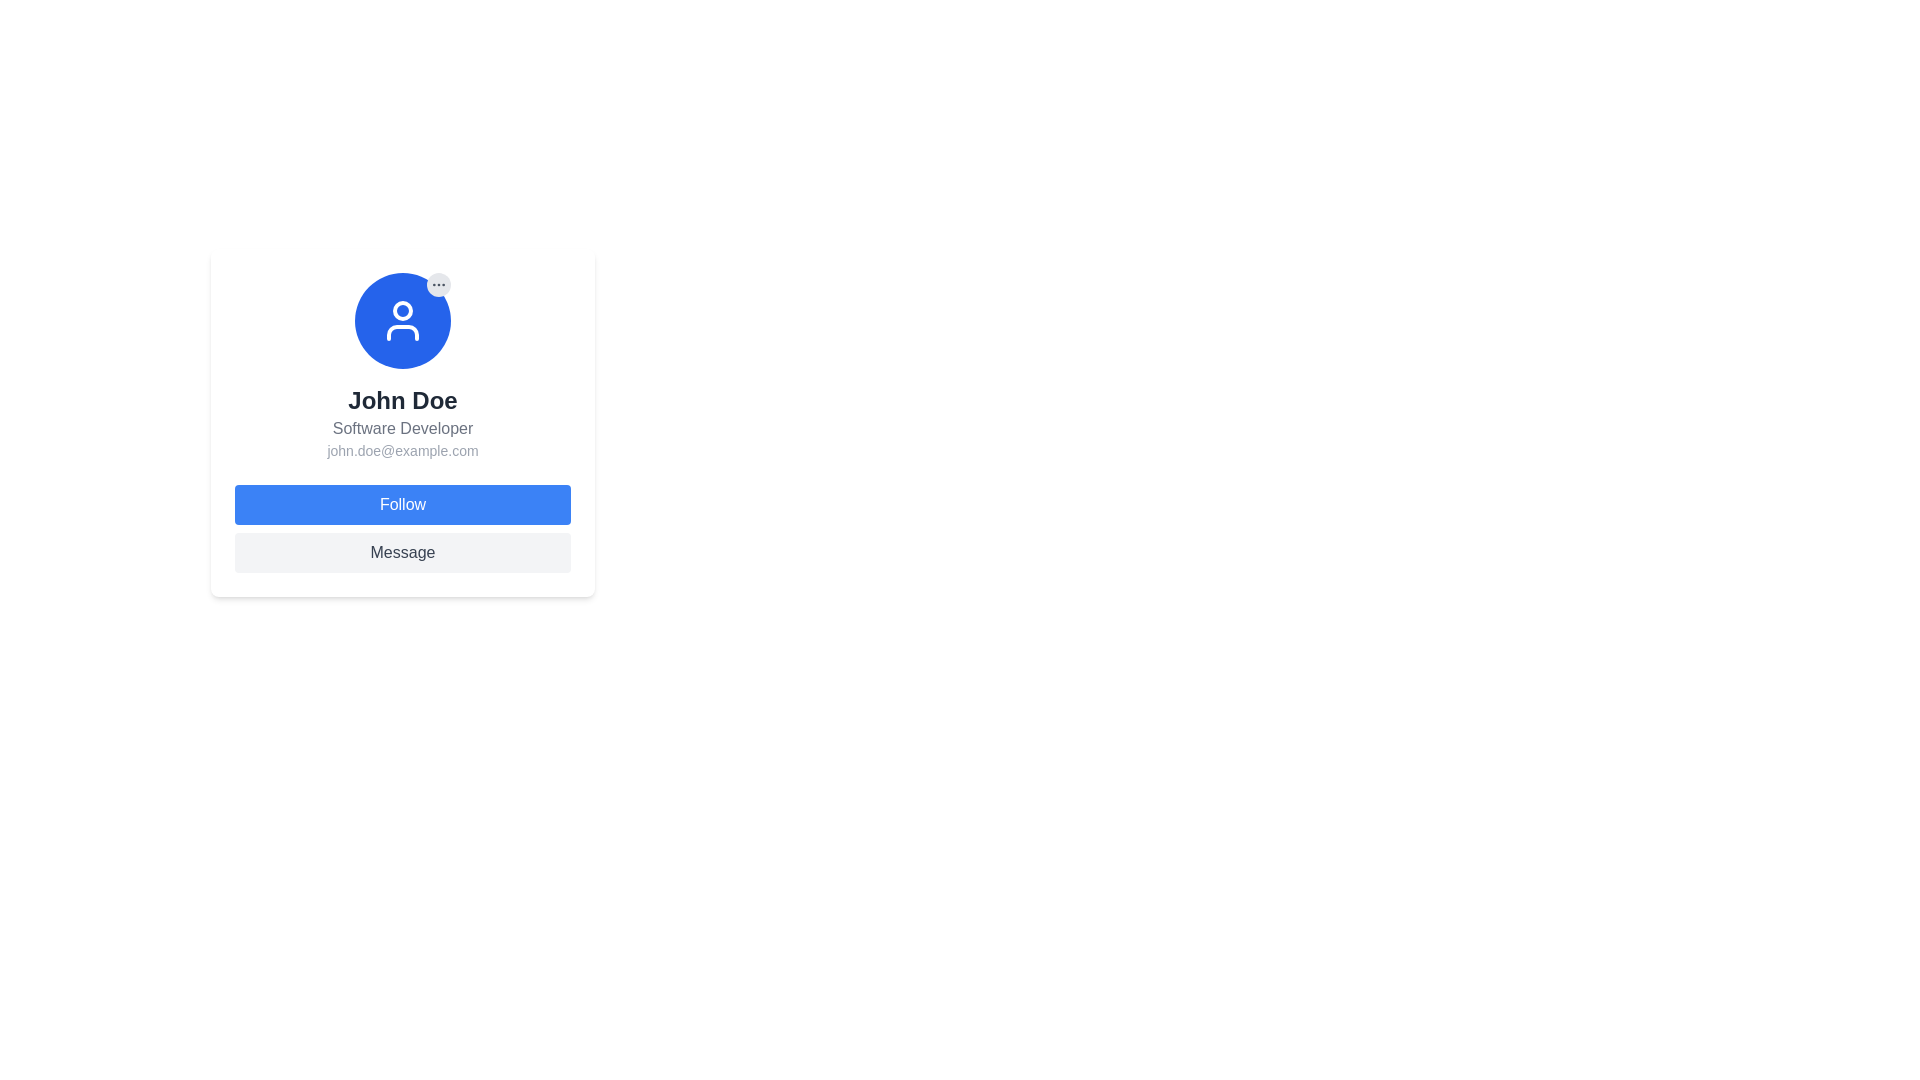 The image size is (1920, 1080). I want to click on the 'Message' button located in the footer section of the user profile card, so click(402, 527).